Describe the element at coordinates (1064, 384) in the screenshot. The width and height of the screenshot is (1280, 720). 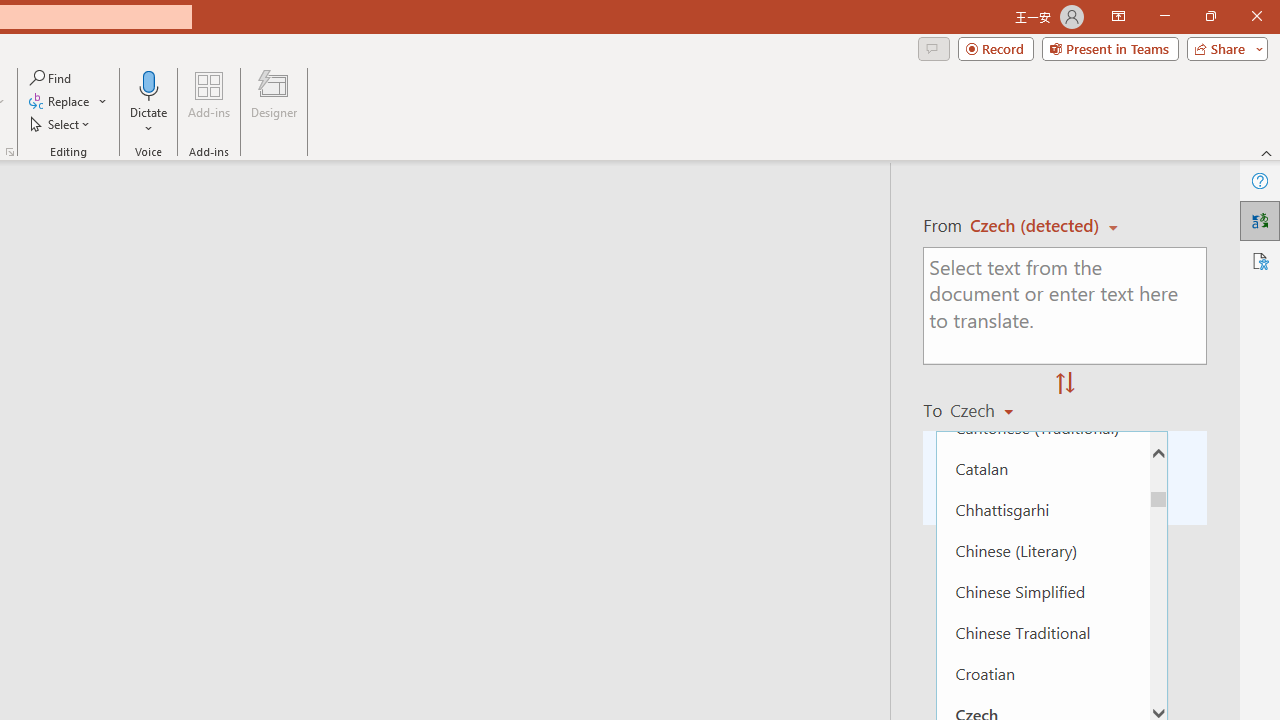
I see `'Swap "from" and "to" languages.'` at that location.